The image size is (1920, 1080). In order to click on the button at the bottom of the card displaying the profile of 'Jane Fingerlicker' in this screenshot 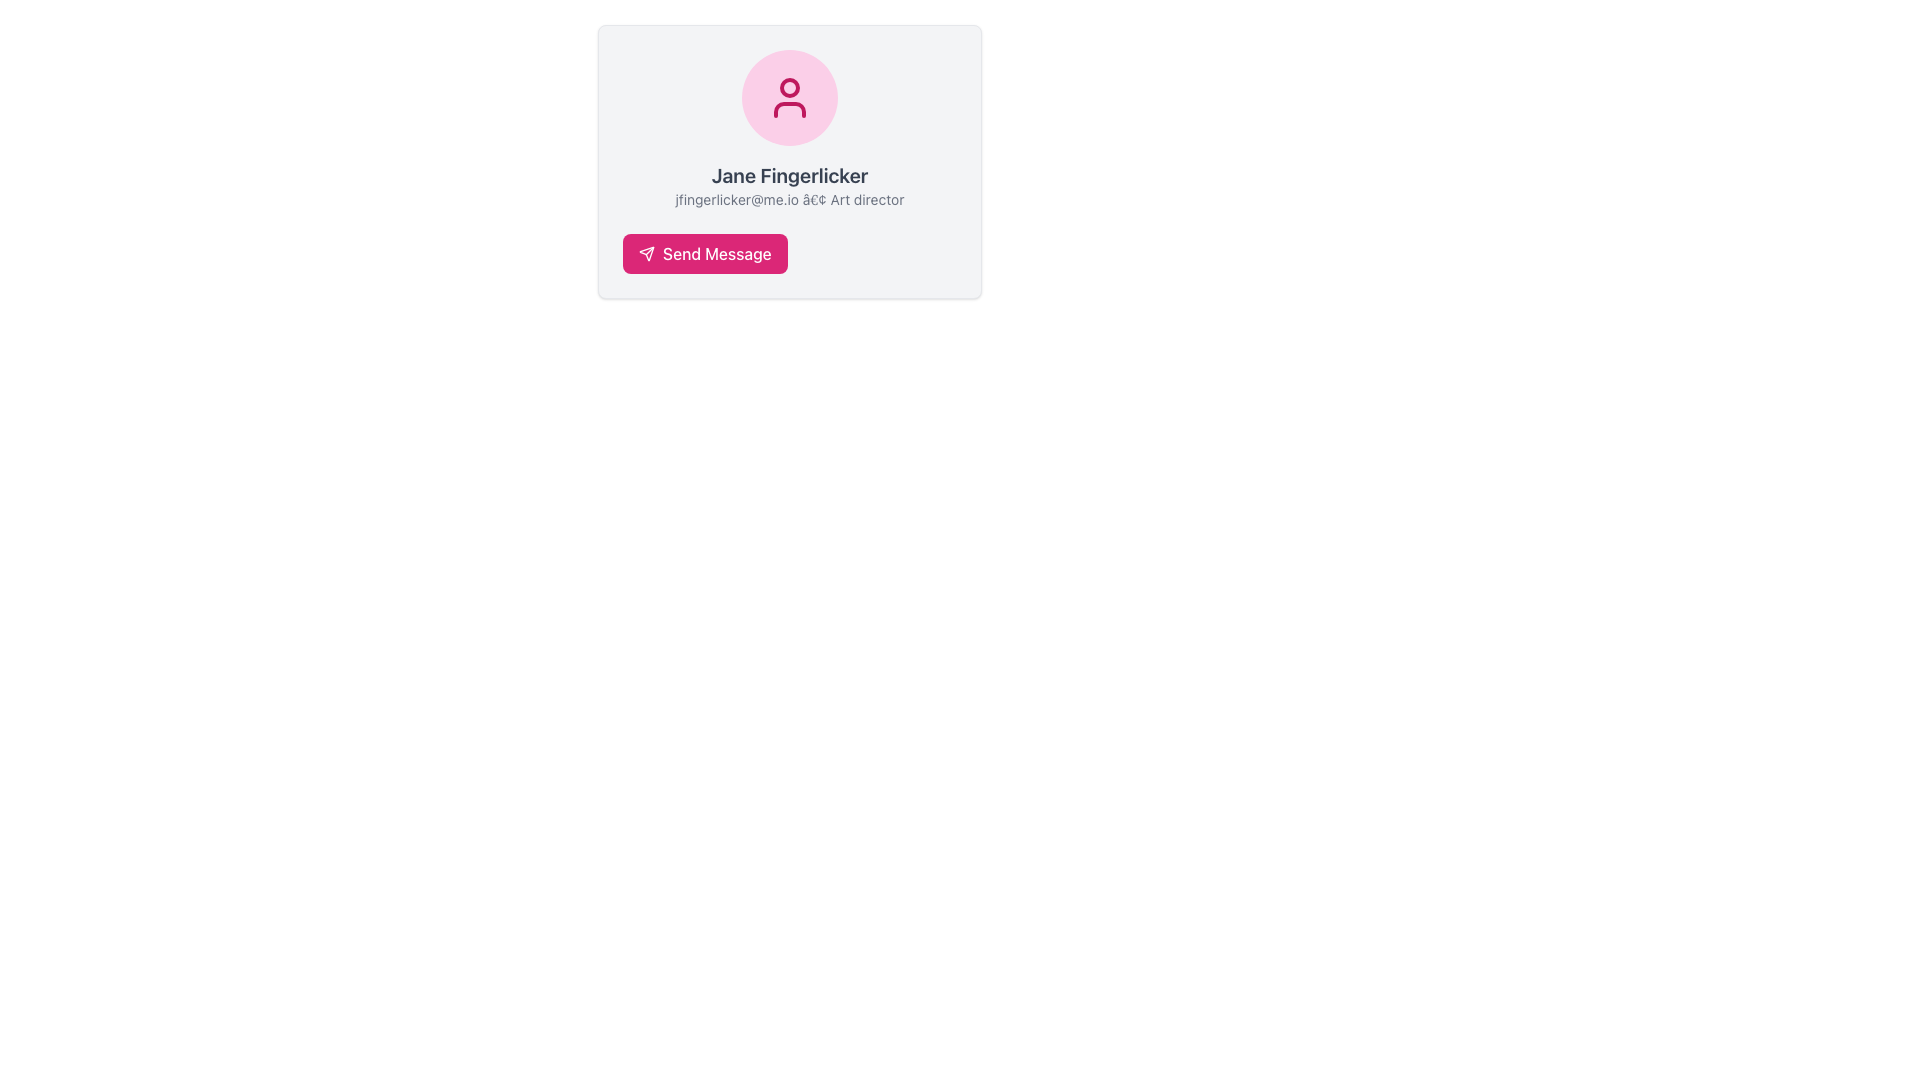, I will do `click(705, 253)`.